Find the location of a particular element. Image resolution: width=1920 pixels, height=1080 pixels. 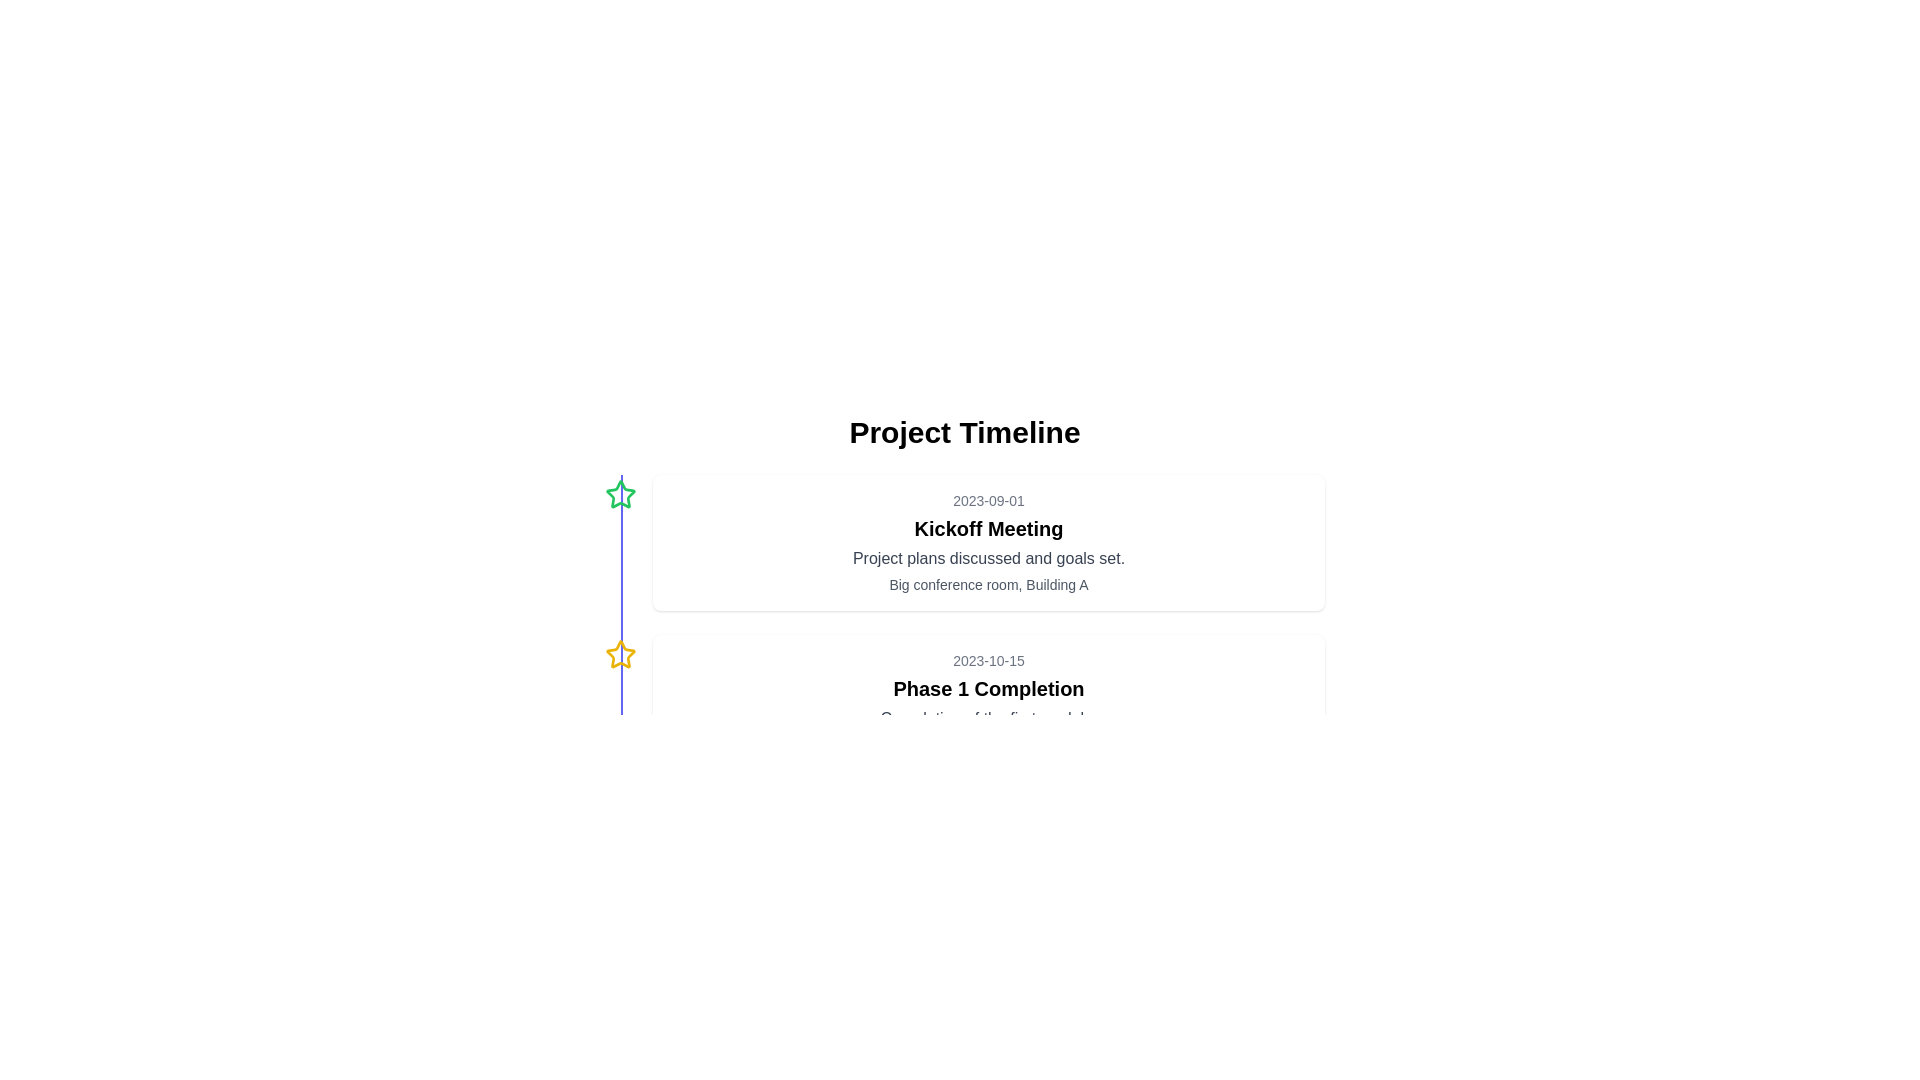

the second star icon adjacent to the timeline marker that signifies a particular event or milestone is located at coordinates (619, 654).